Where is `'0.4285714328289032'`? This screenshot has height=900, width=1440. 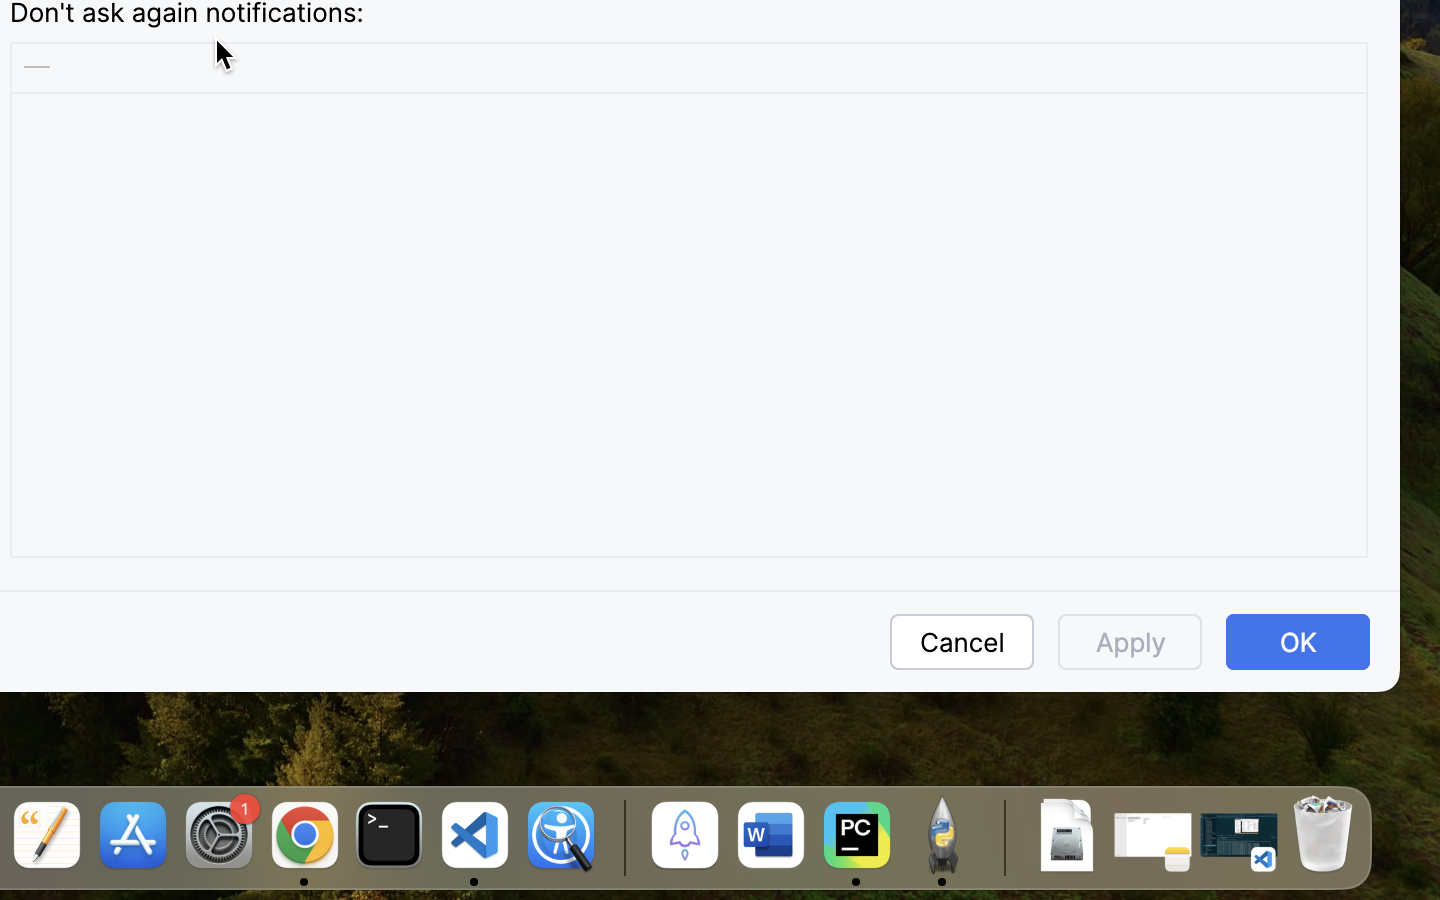 '0.4285714328289032' is located at coordinates (620, 837).